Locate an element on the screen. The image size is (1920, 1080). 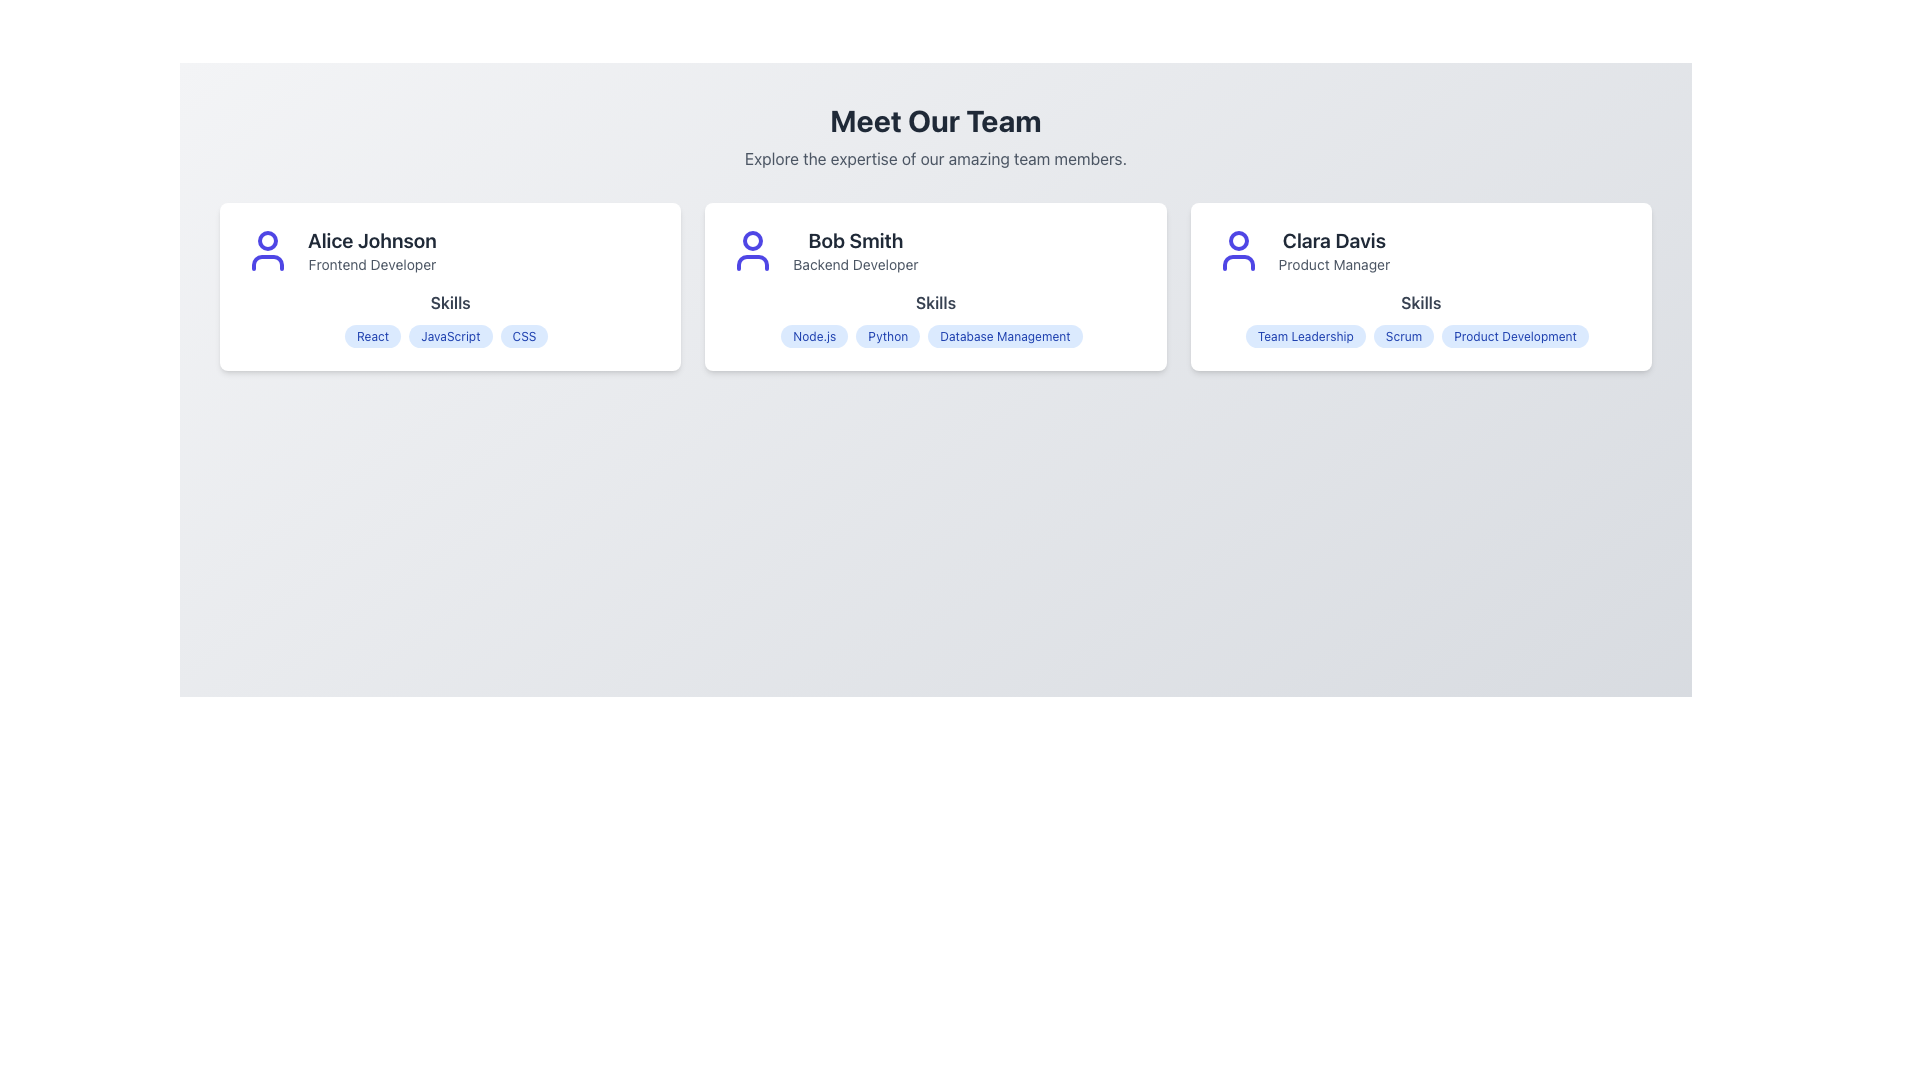
the Text Label Component displaying 'Bob Smith' for accessibility purposes, located in the center card of the three-panel layout is located at coordinates (855, 249).